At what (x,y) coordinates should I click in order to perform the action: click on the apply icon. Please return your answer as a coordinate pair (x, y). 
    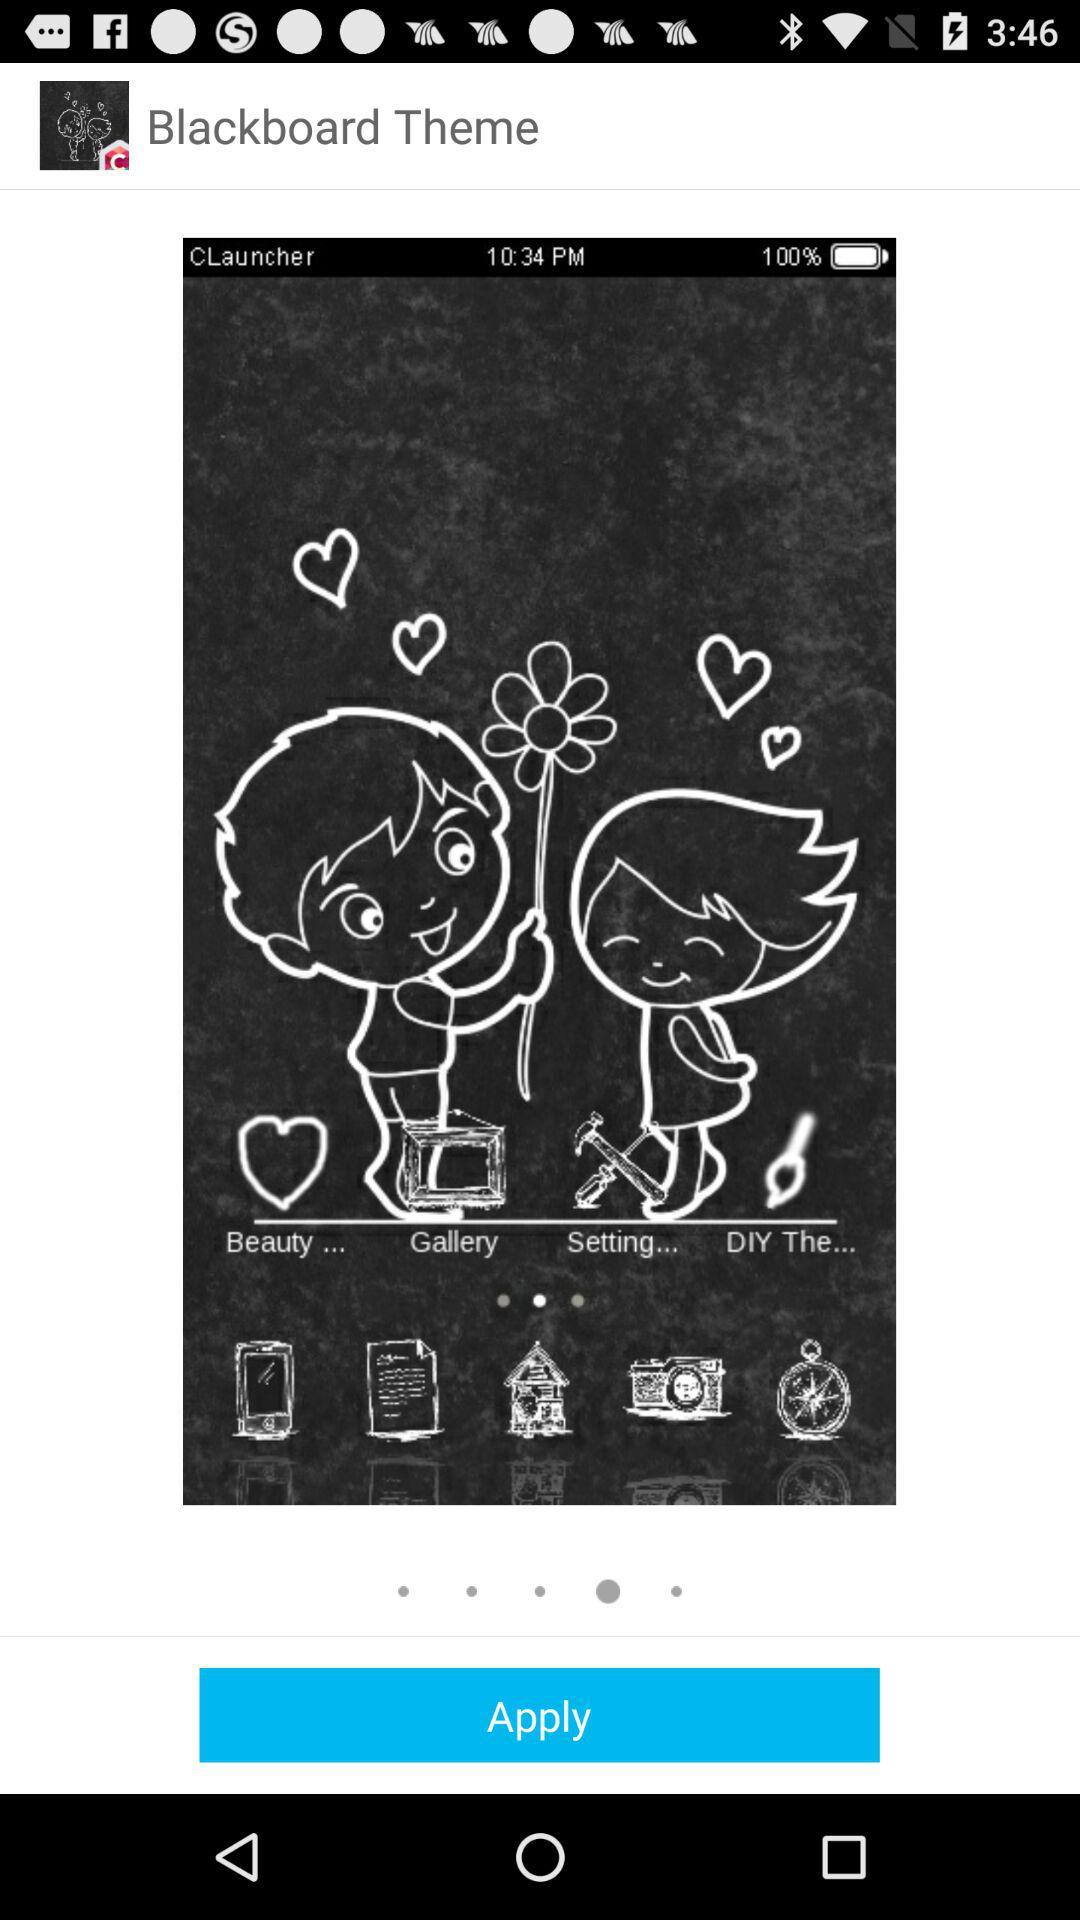
    Looking at the image, I should click on (538, 1714).